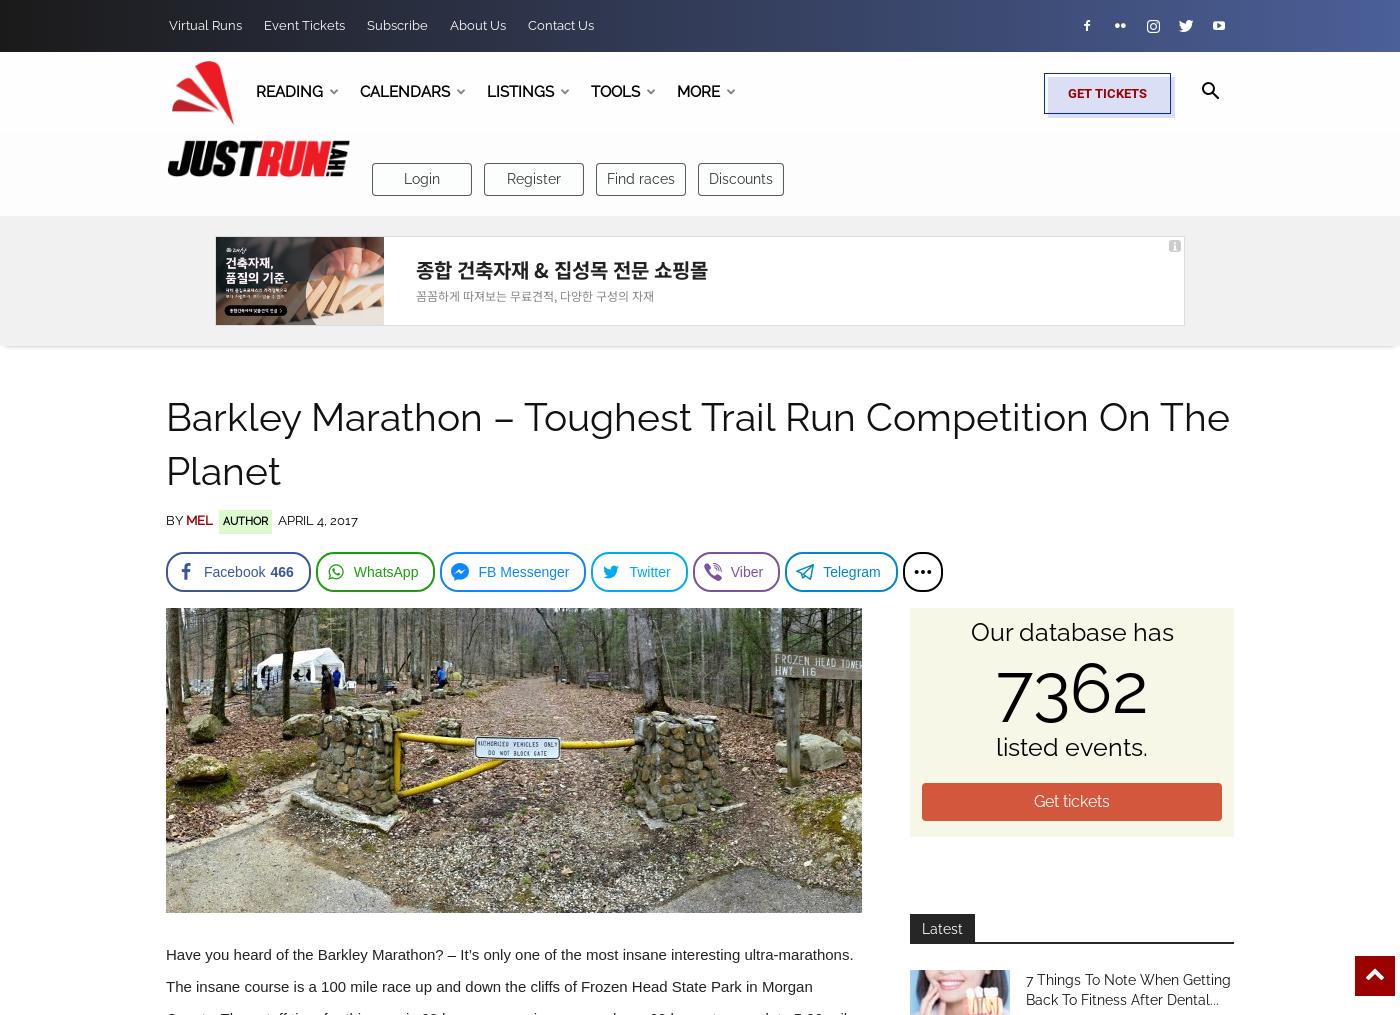 This screenshot has width=1400, height=1015. I want to click on 'Latest', so click(942, 927).